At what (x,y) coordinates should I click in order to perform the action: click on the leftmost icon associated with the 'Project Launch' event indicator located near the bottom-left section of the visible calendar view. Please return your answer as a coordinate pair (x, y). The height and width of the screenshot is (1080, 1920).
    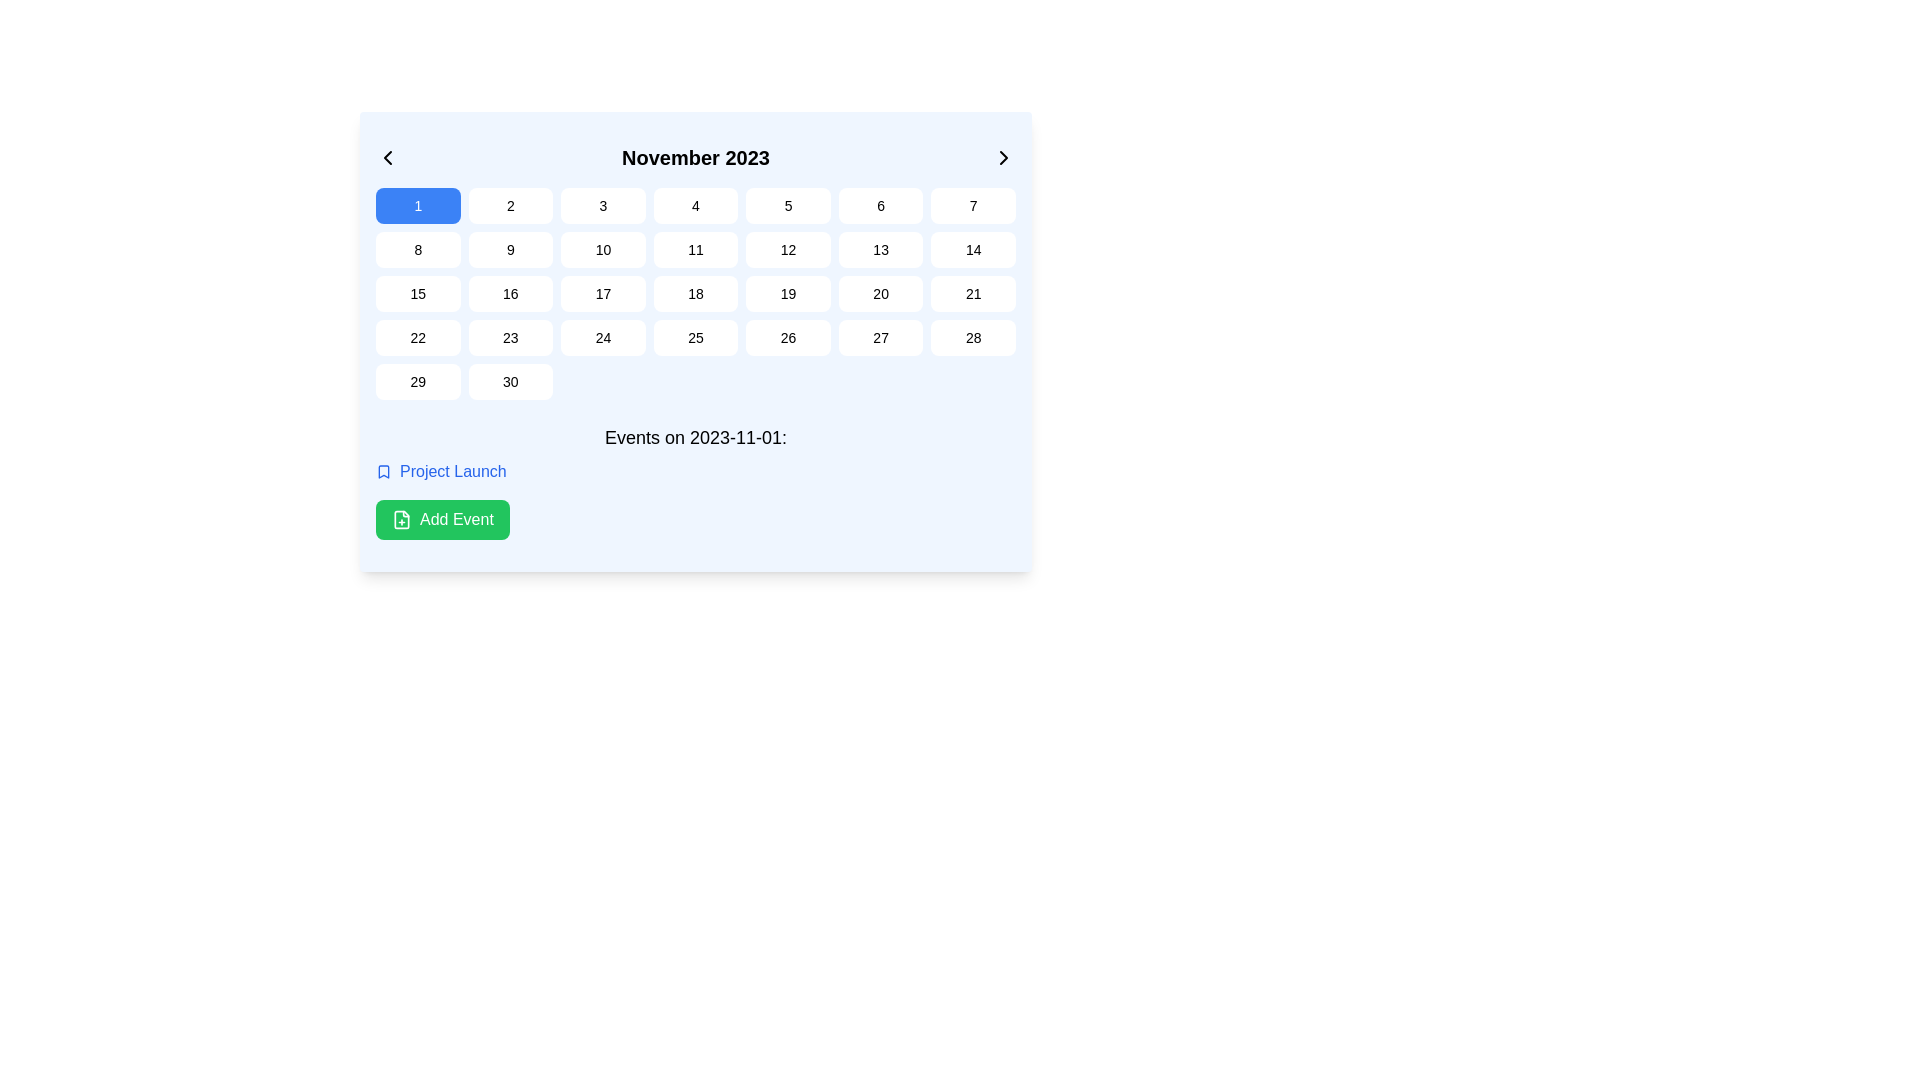
    Looking at the image, I should click on (384, 471).